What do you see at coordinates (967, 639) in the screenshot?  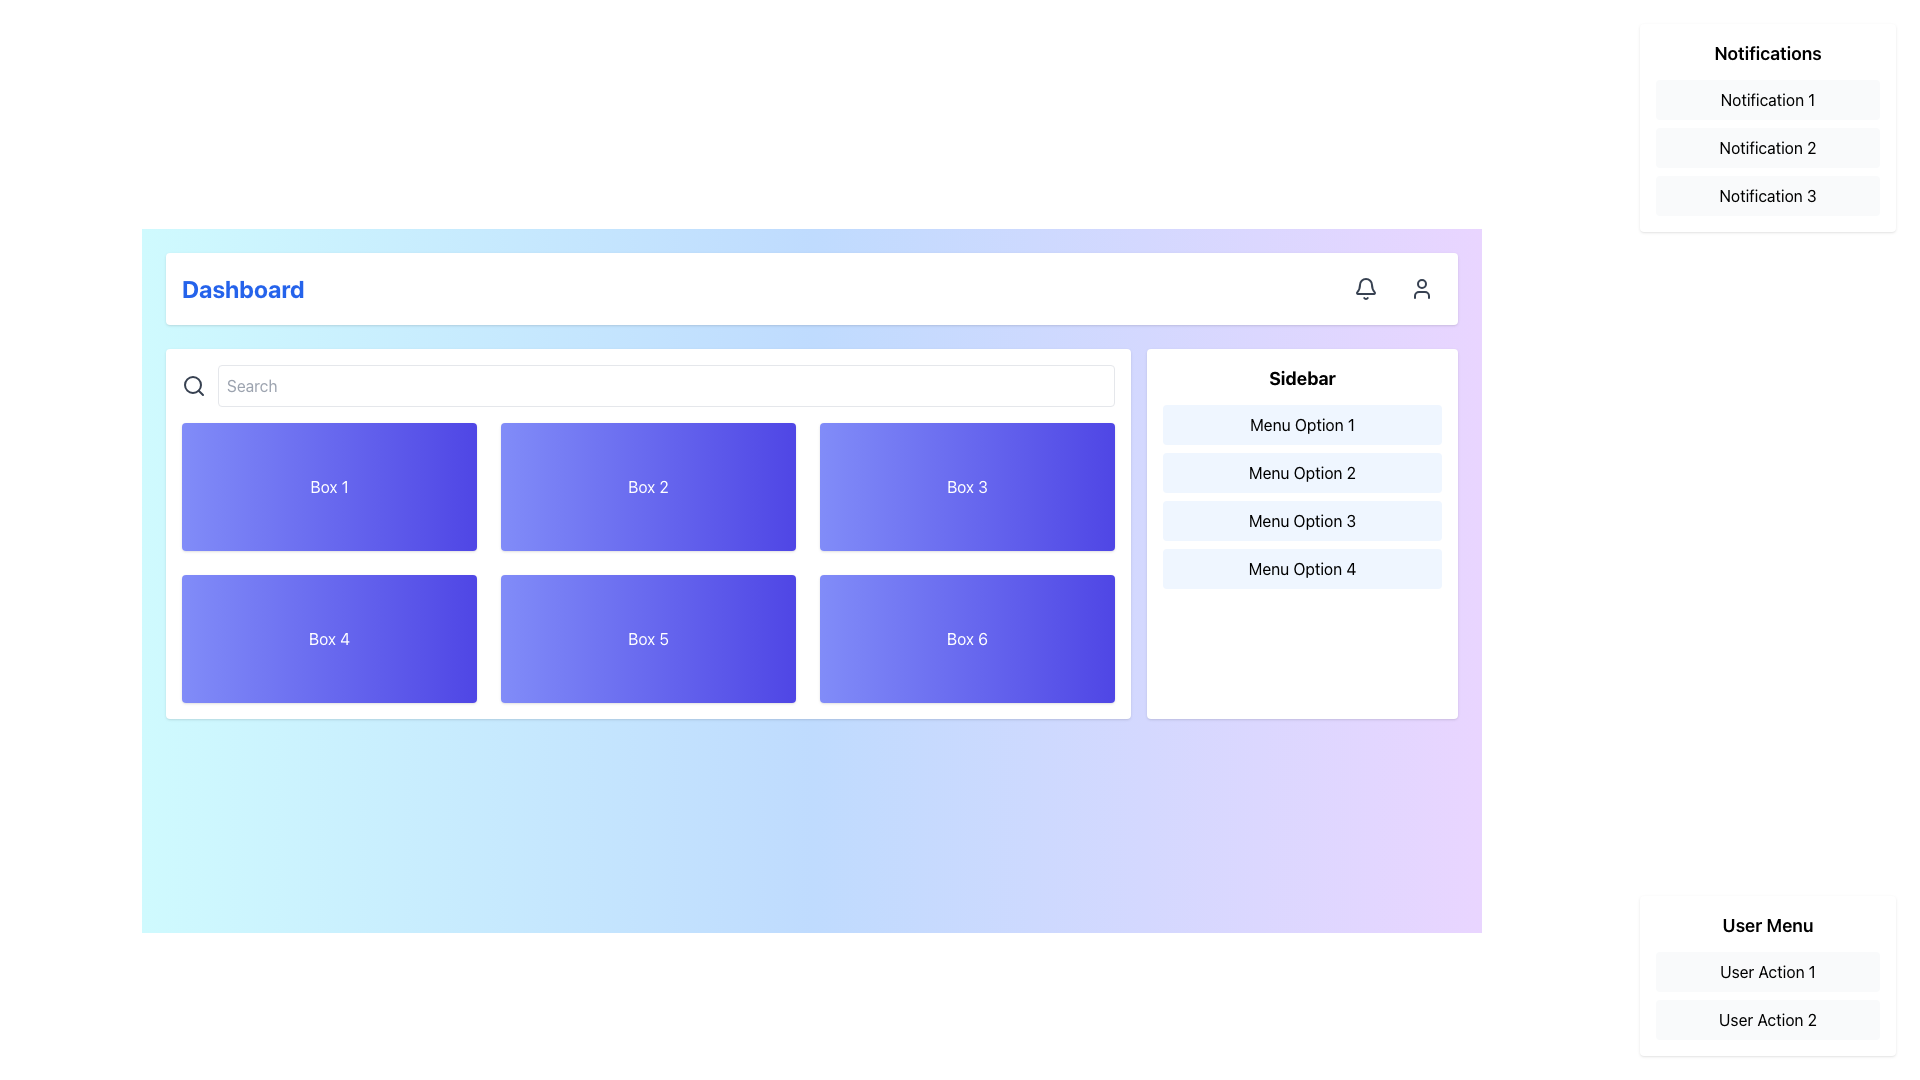 I see `the sixth card in the bottom-right corner of the grid layout to interact with it` at bounding box center [967, 639].